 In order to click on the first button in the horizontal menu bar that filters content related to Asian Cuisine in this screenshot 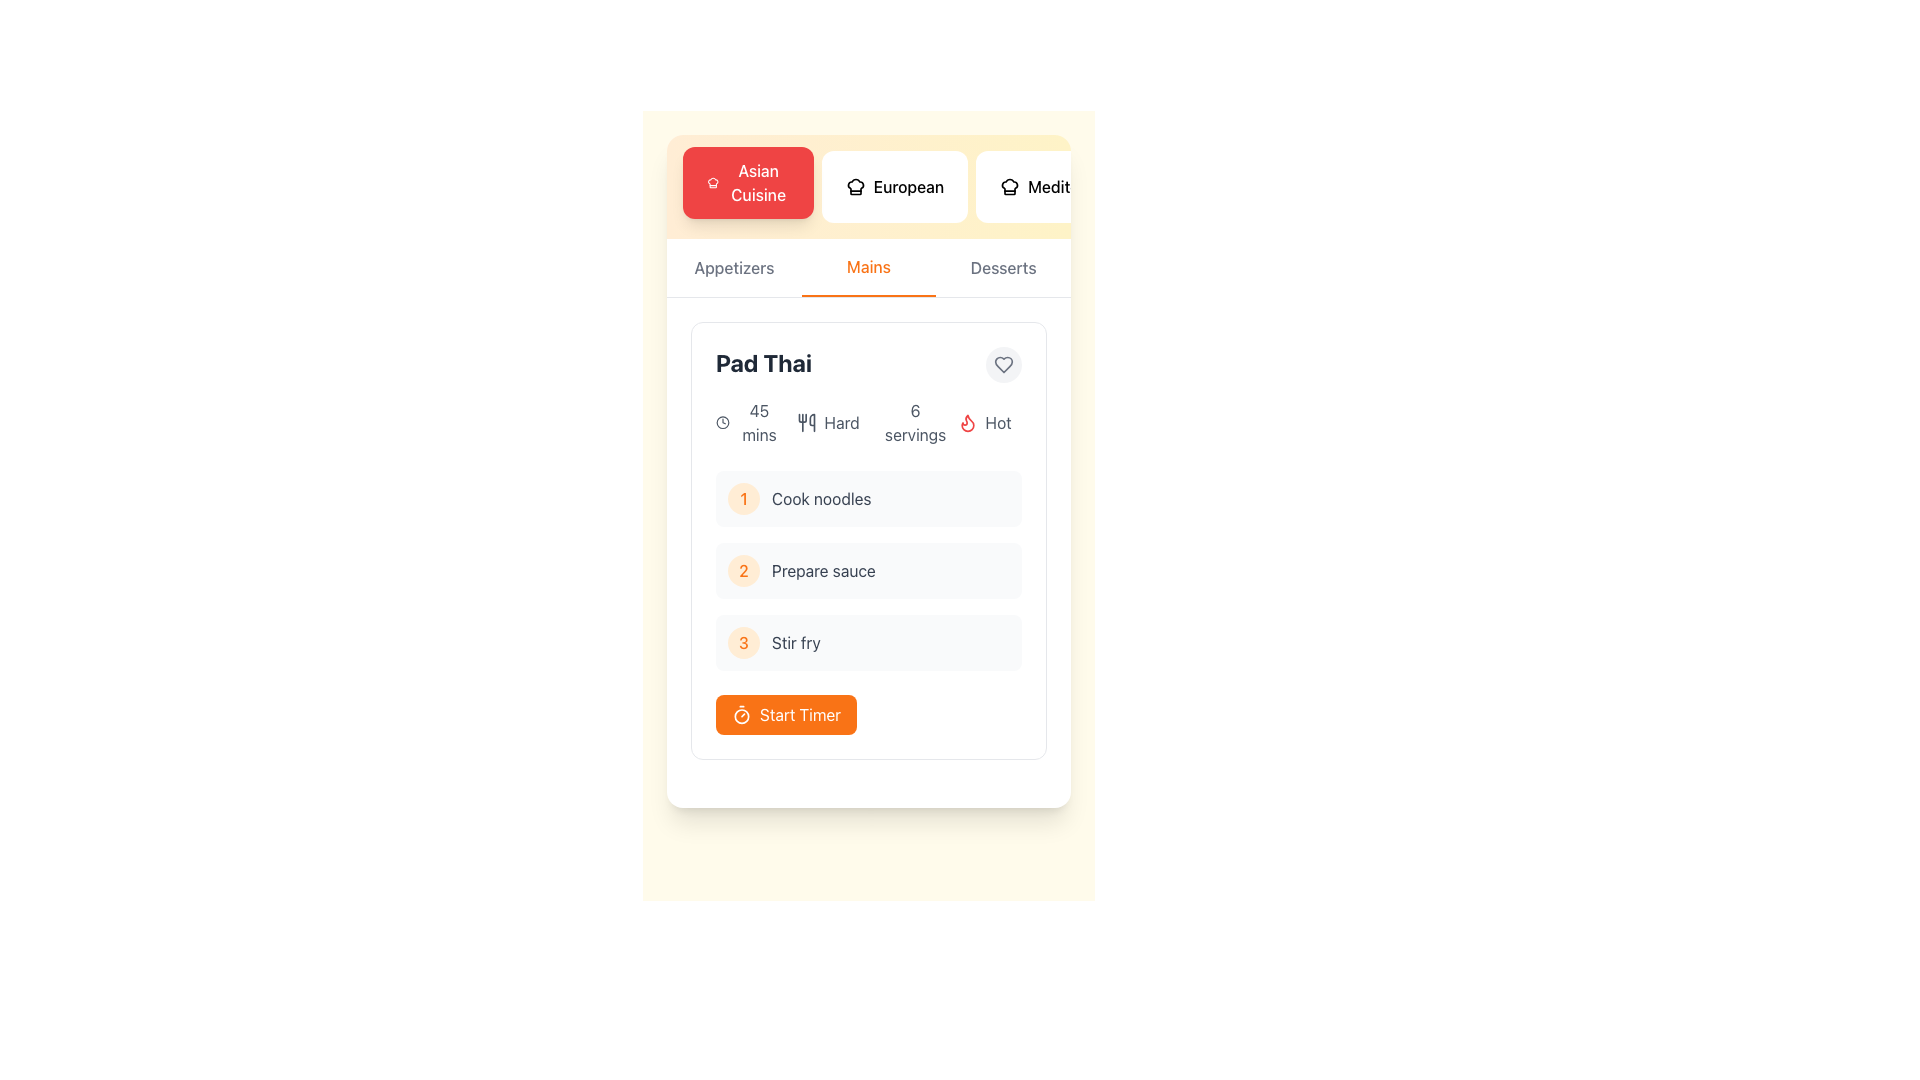, I will do `click(747, 182)`.